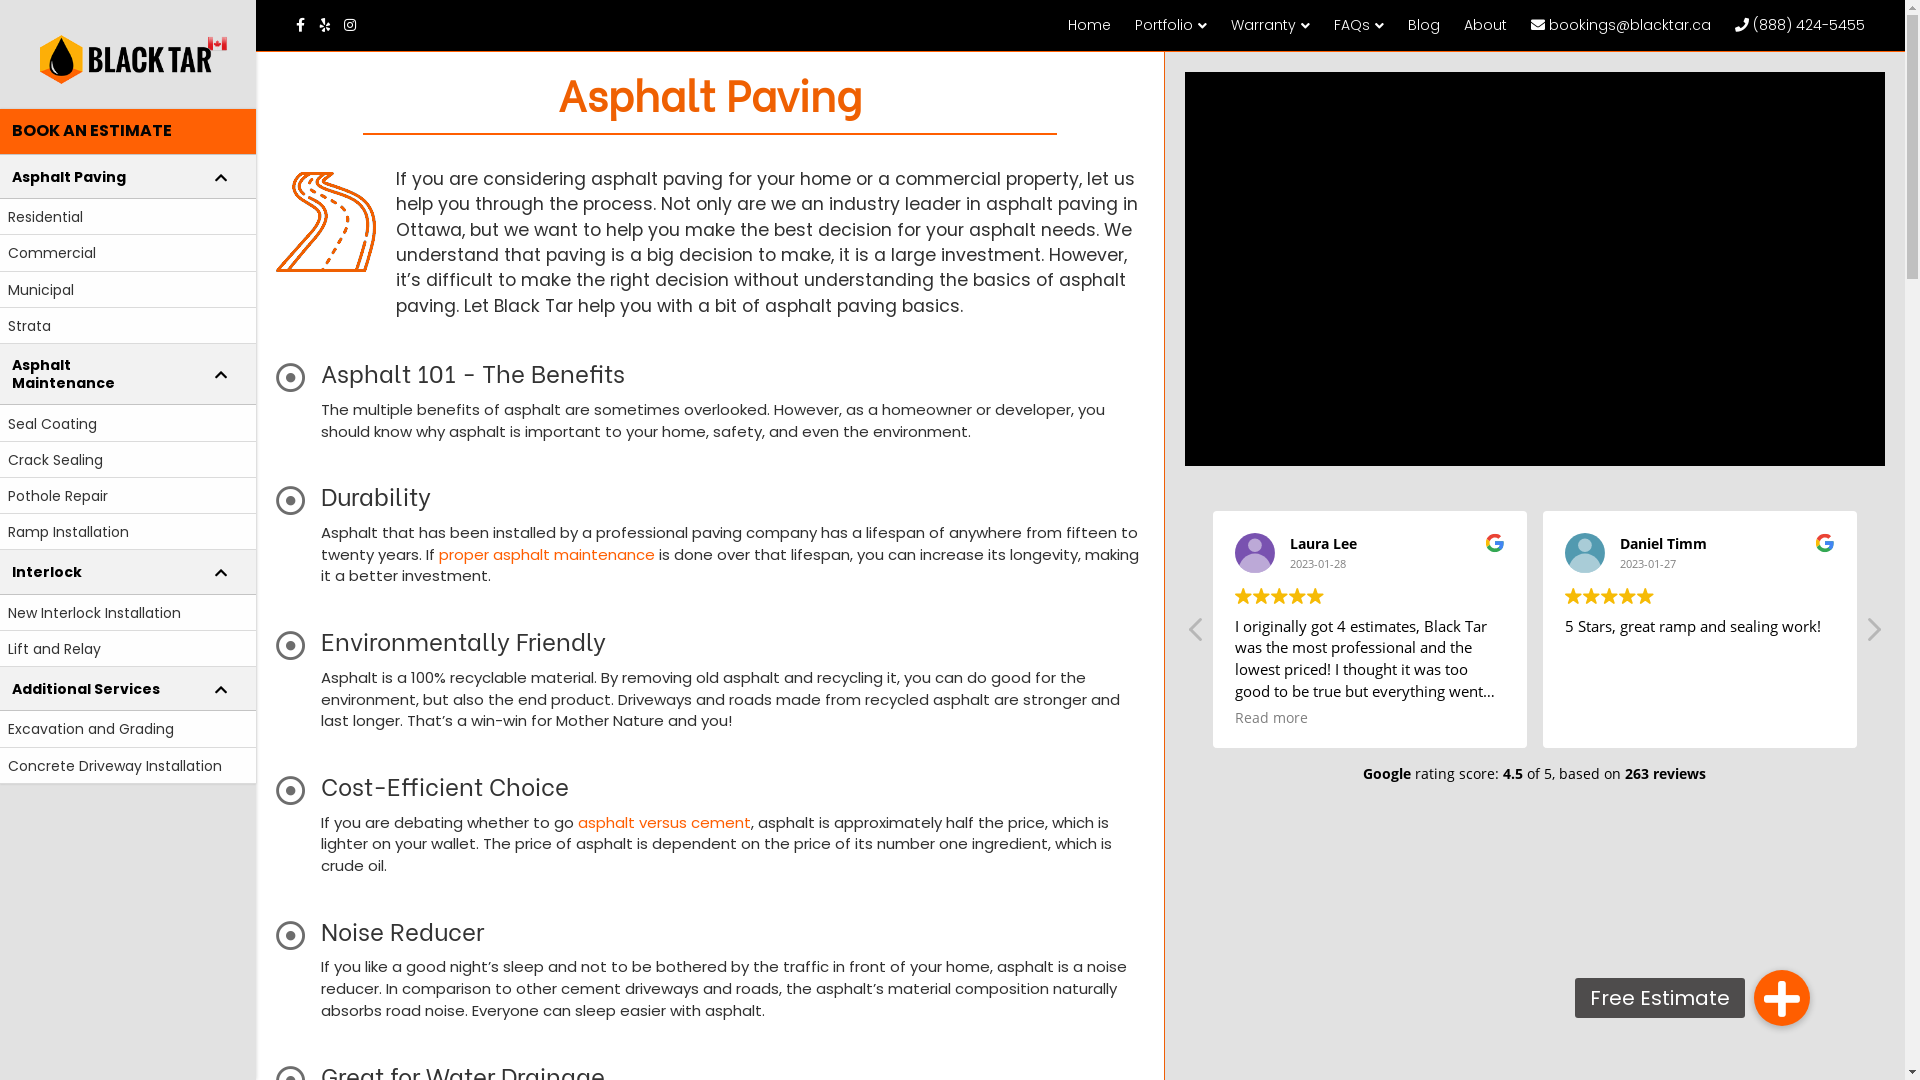 Image resolution: width=1920 pixels, height=1080 pixels. Describe the element at coordinates (127, 325) in the screenshot. I see `'Strata'` at that location.